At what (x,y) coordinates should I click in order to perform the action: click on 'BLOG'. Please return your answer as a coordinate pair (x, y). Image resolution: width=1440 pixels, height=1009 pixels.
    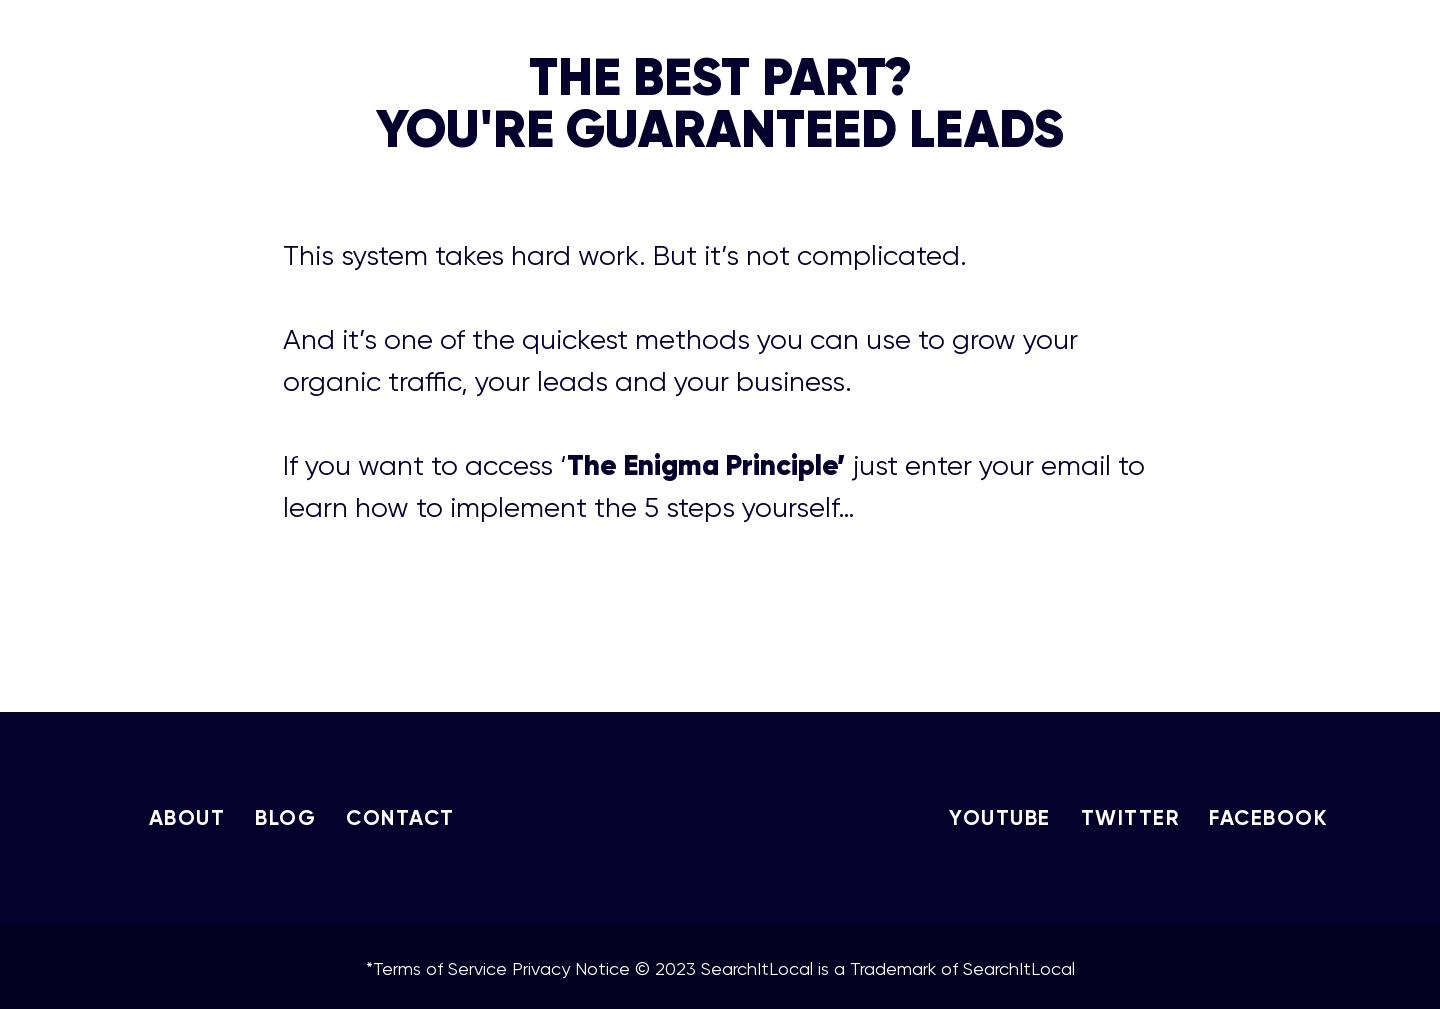
    Looking at the image, I should click on (284, 816).